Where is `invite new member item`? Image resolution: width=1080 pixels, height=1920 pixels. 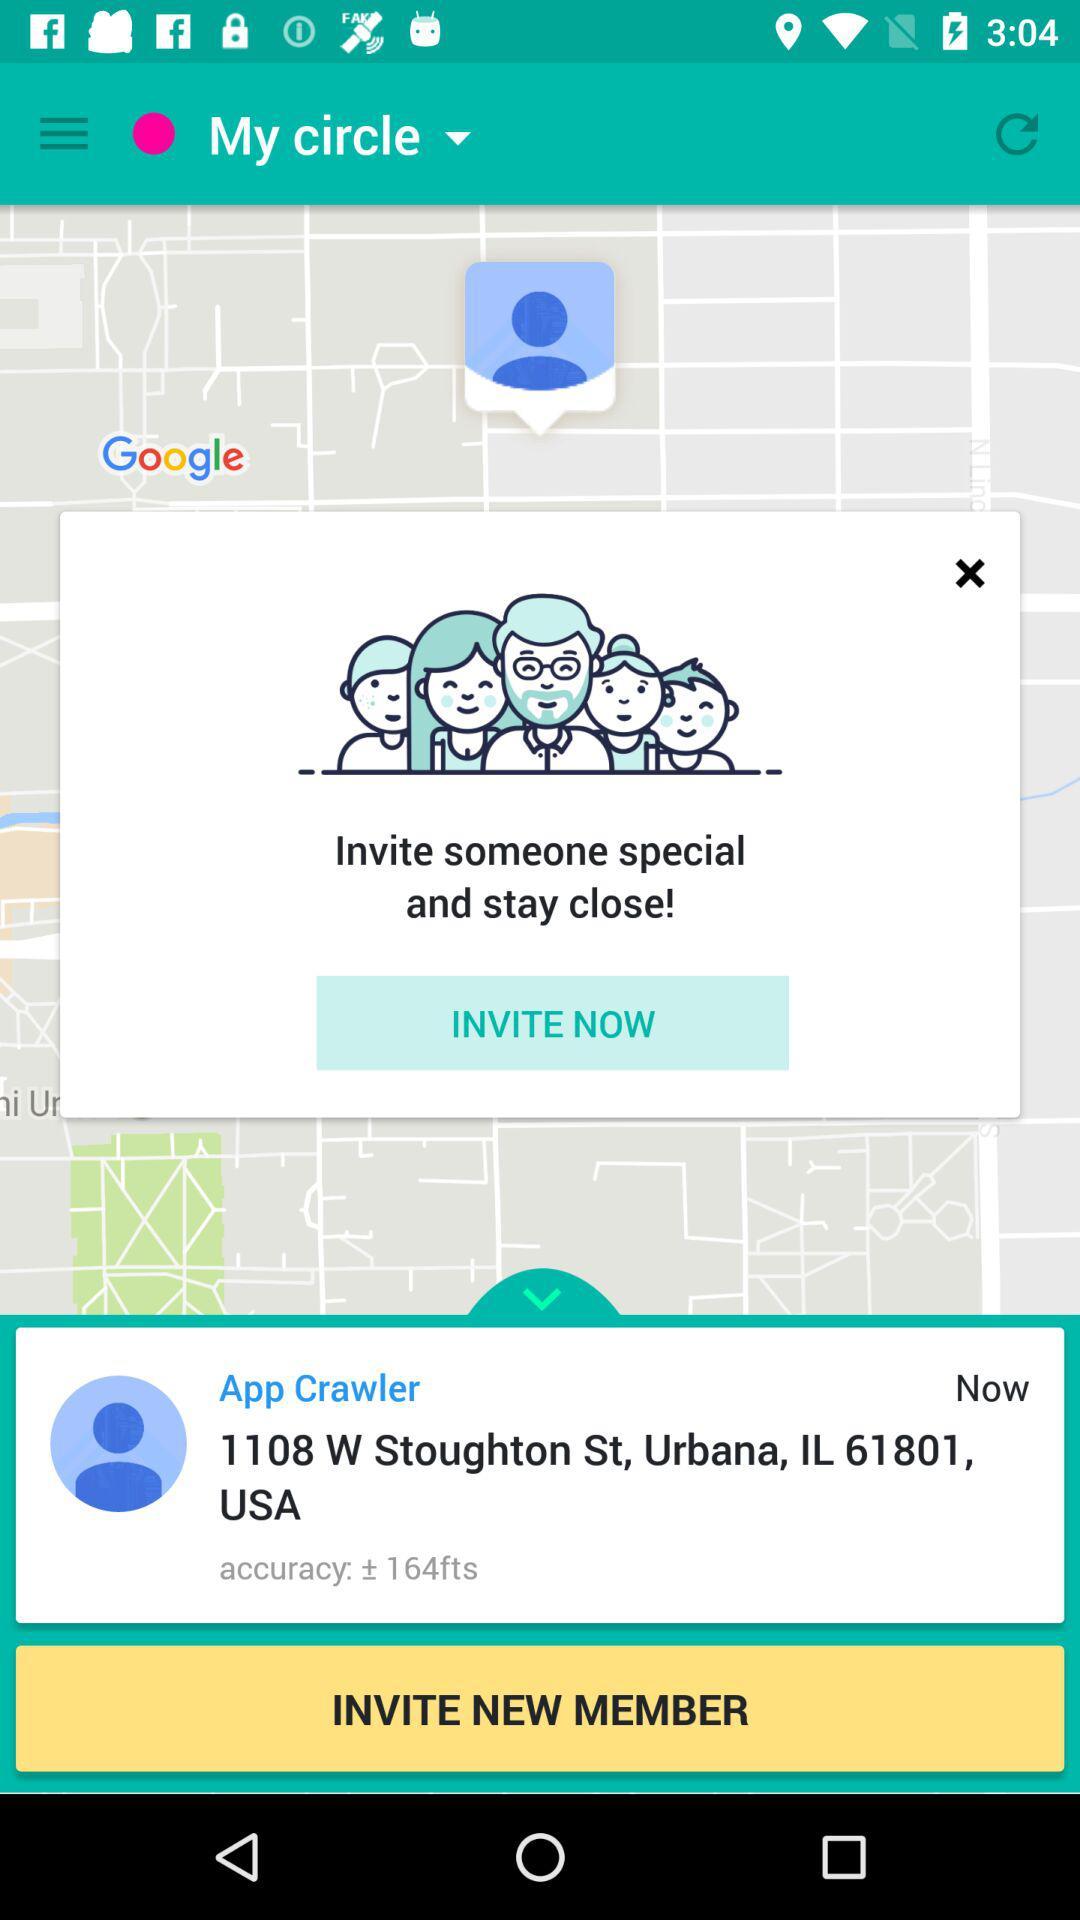 invite new member item is located at coordinates (540, 1707).